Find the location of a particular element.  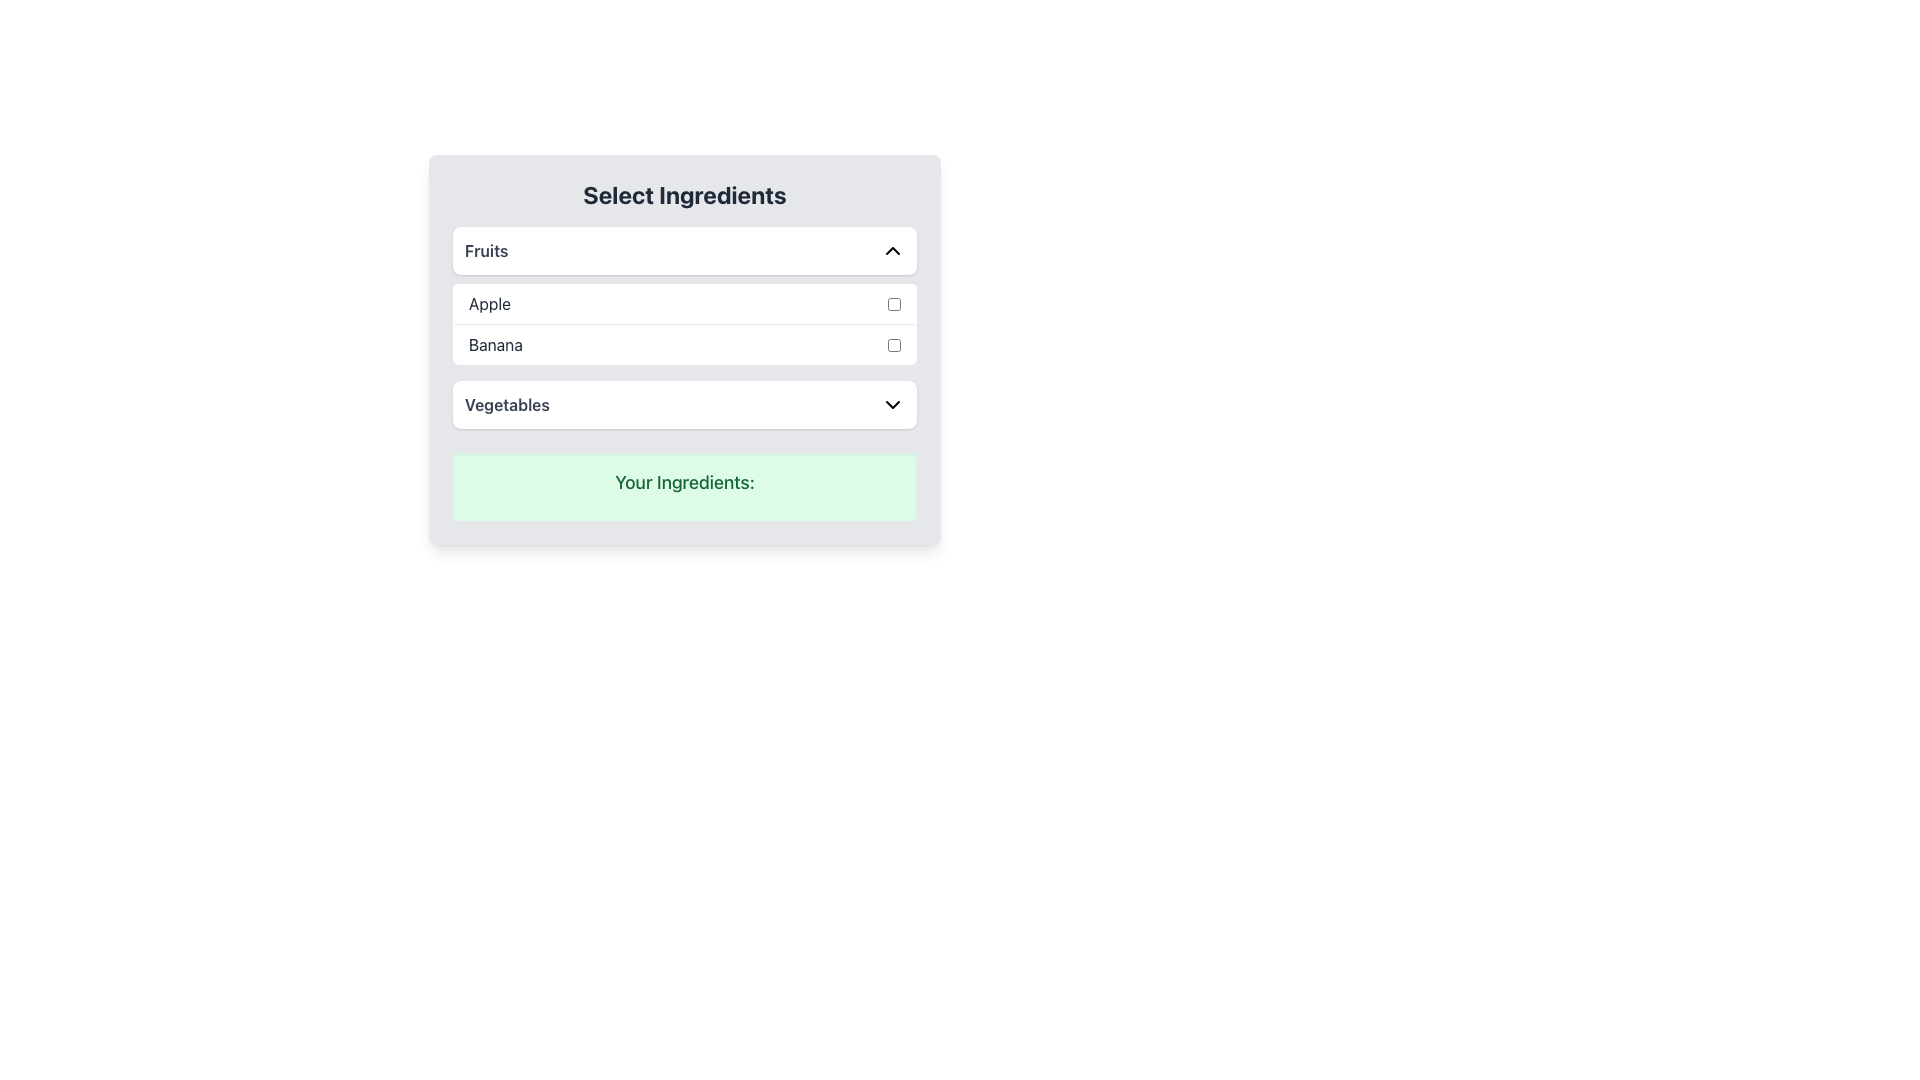

the heading or label located at the bottom of the 'Select Ingredients' panel, which introduces a section related to selected ingredients is located at coordinates (685, 486).